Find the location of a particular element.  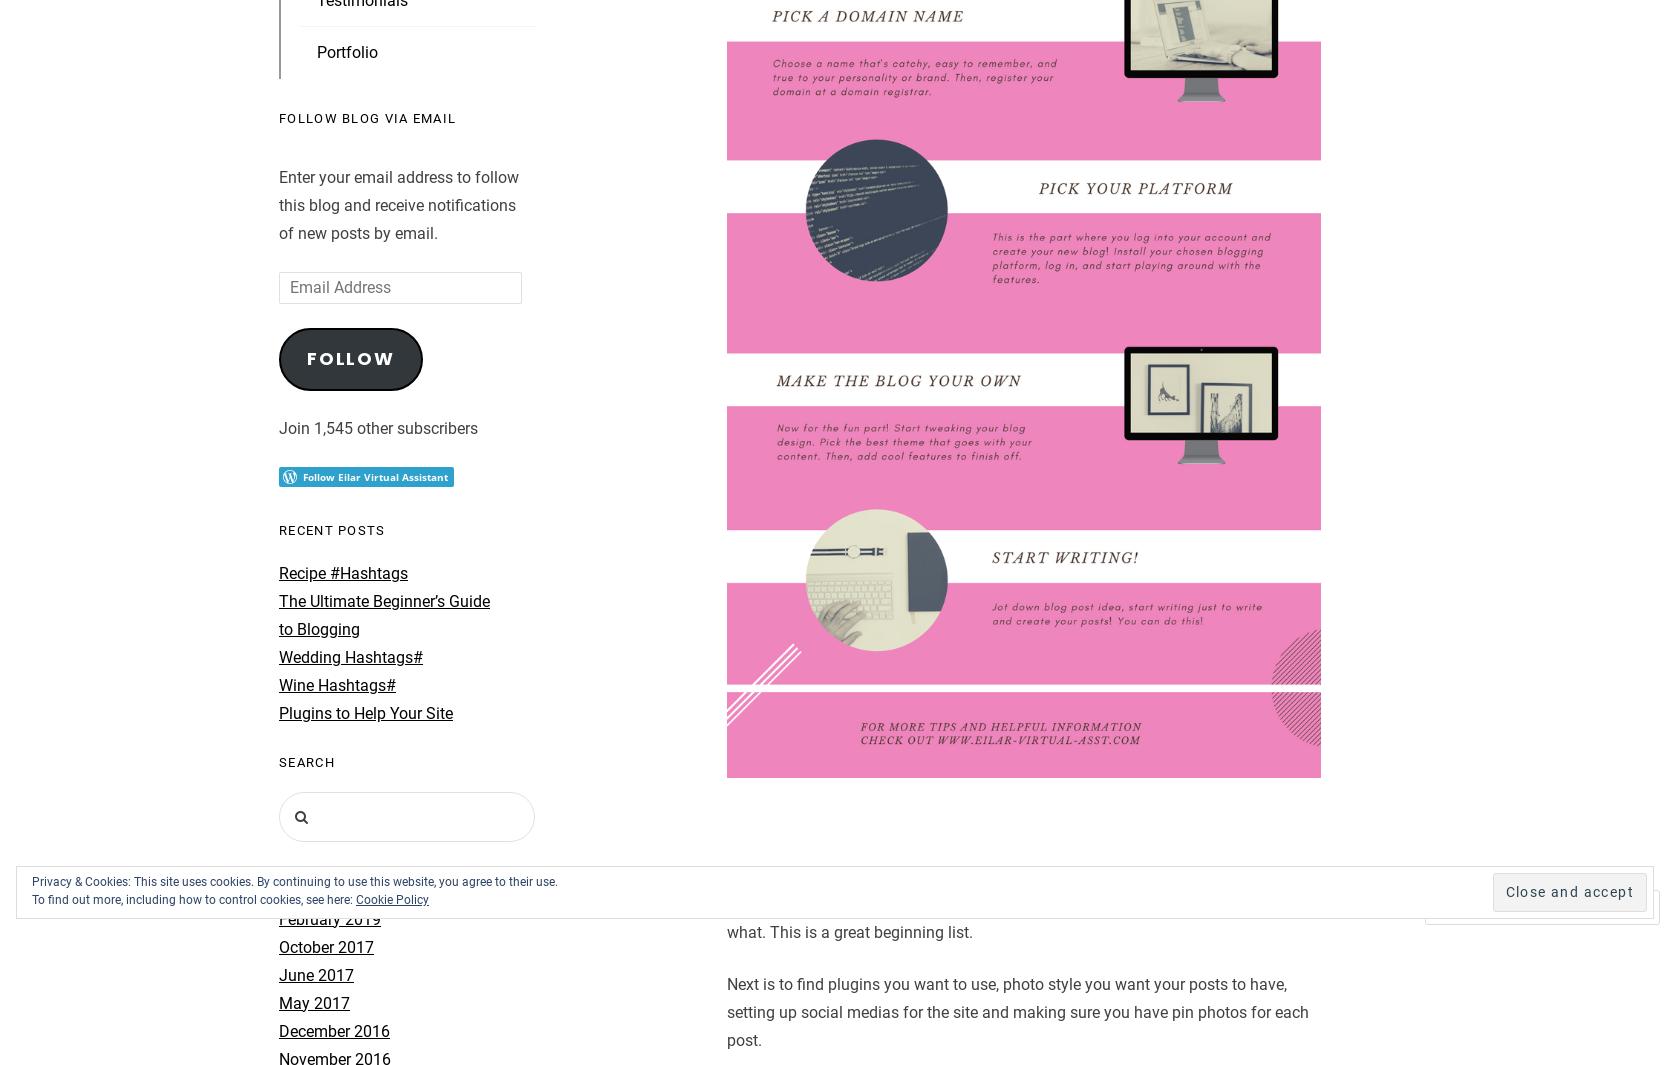

'Plugins to Help Your Site' is located at coordinates (366, 712).